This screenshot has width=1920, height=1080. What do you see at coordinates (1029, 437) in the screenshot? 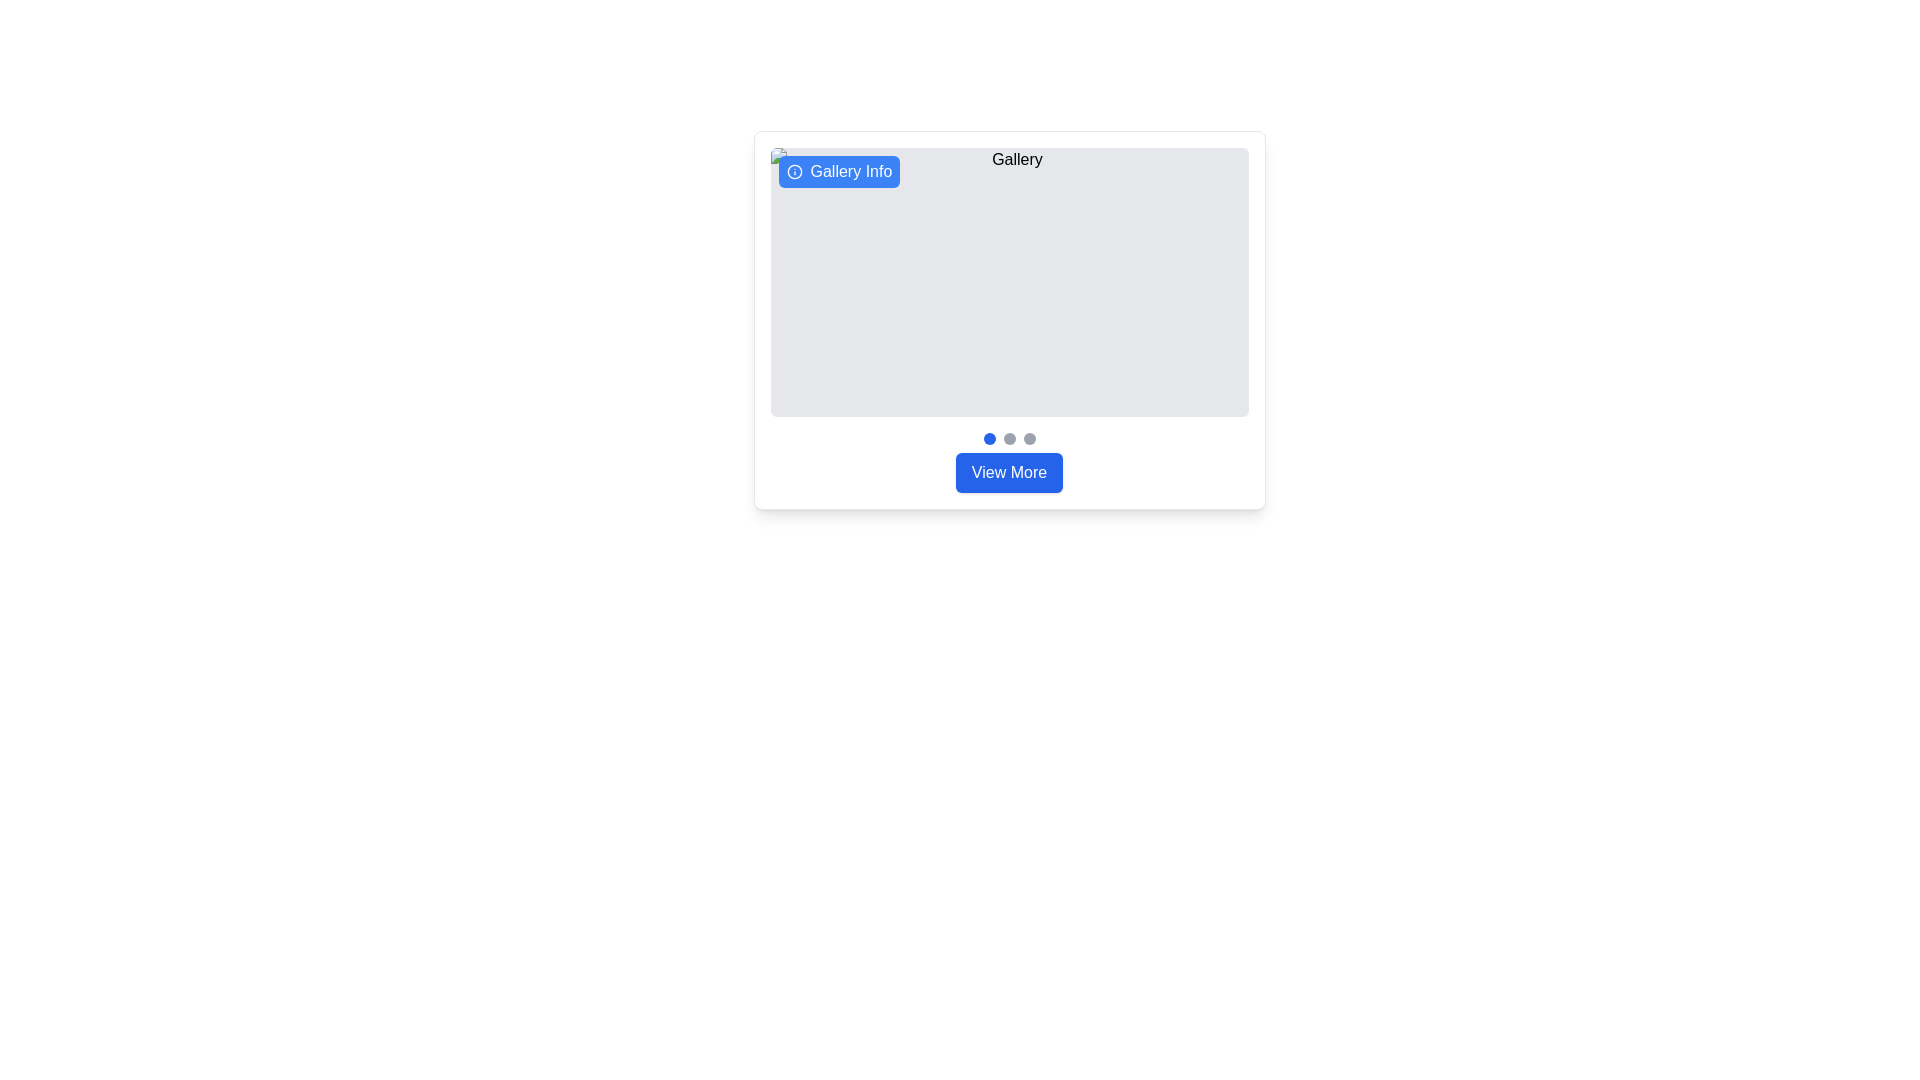
I see `the third inactive navigation indicator dot` at bounding box center [1029, 437].